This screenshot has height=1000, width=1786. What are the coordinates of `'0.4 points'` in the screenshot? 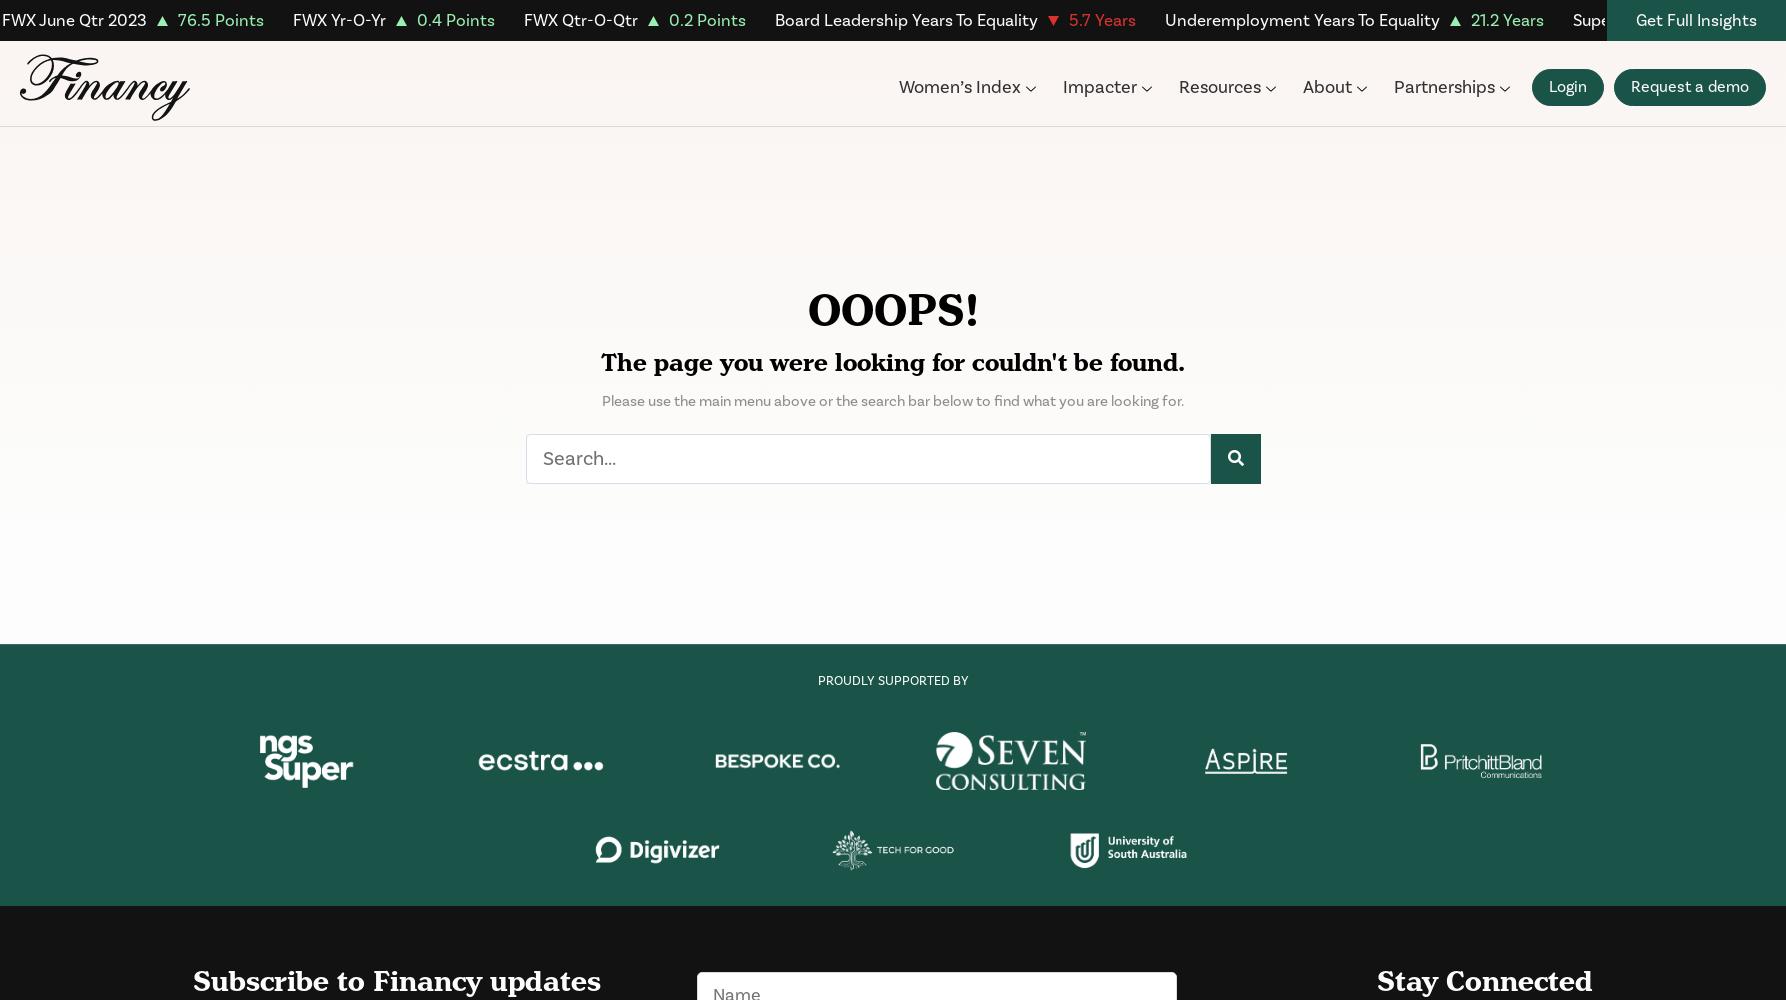 It's located at (453, 21).